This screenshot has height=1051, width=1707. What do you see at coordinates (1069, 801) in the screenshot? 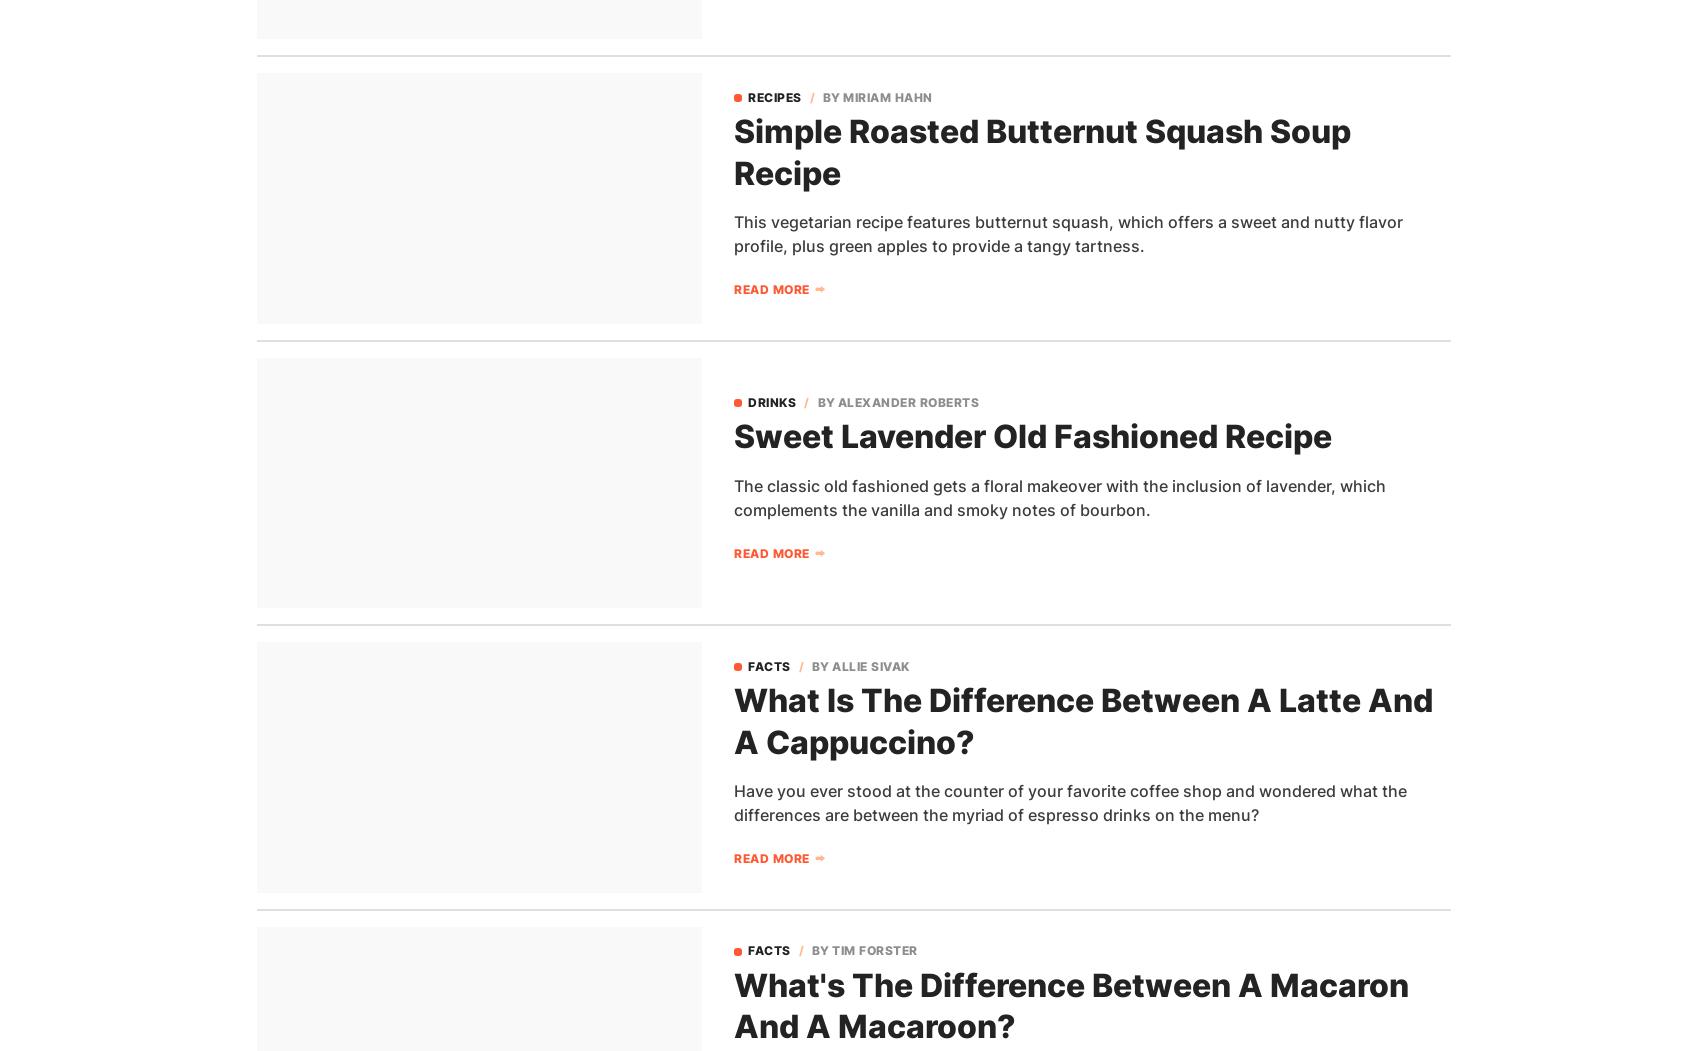
I see `'Have you ever stood at the counter of your favorite coffee shop and wondered what the differences are between the myriad of espresso drinks on the menu?'` at bounding box center [1069, 801].